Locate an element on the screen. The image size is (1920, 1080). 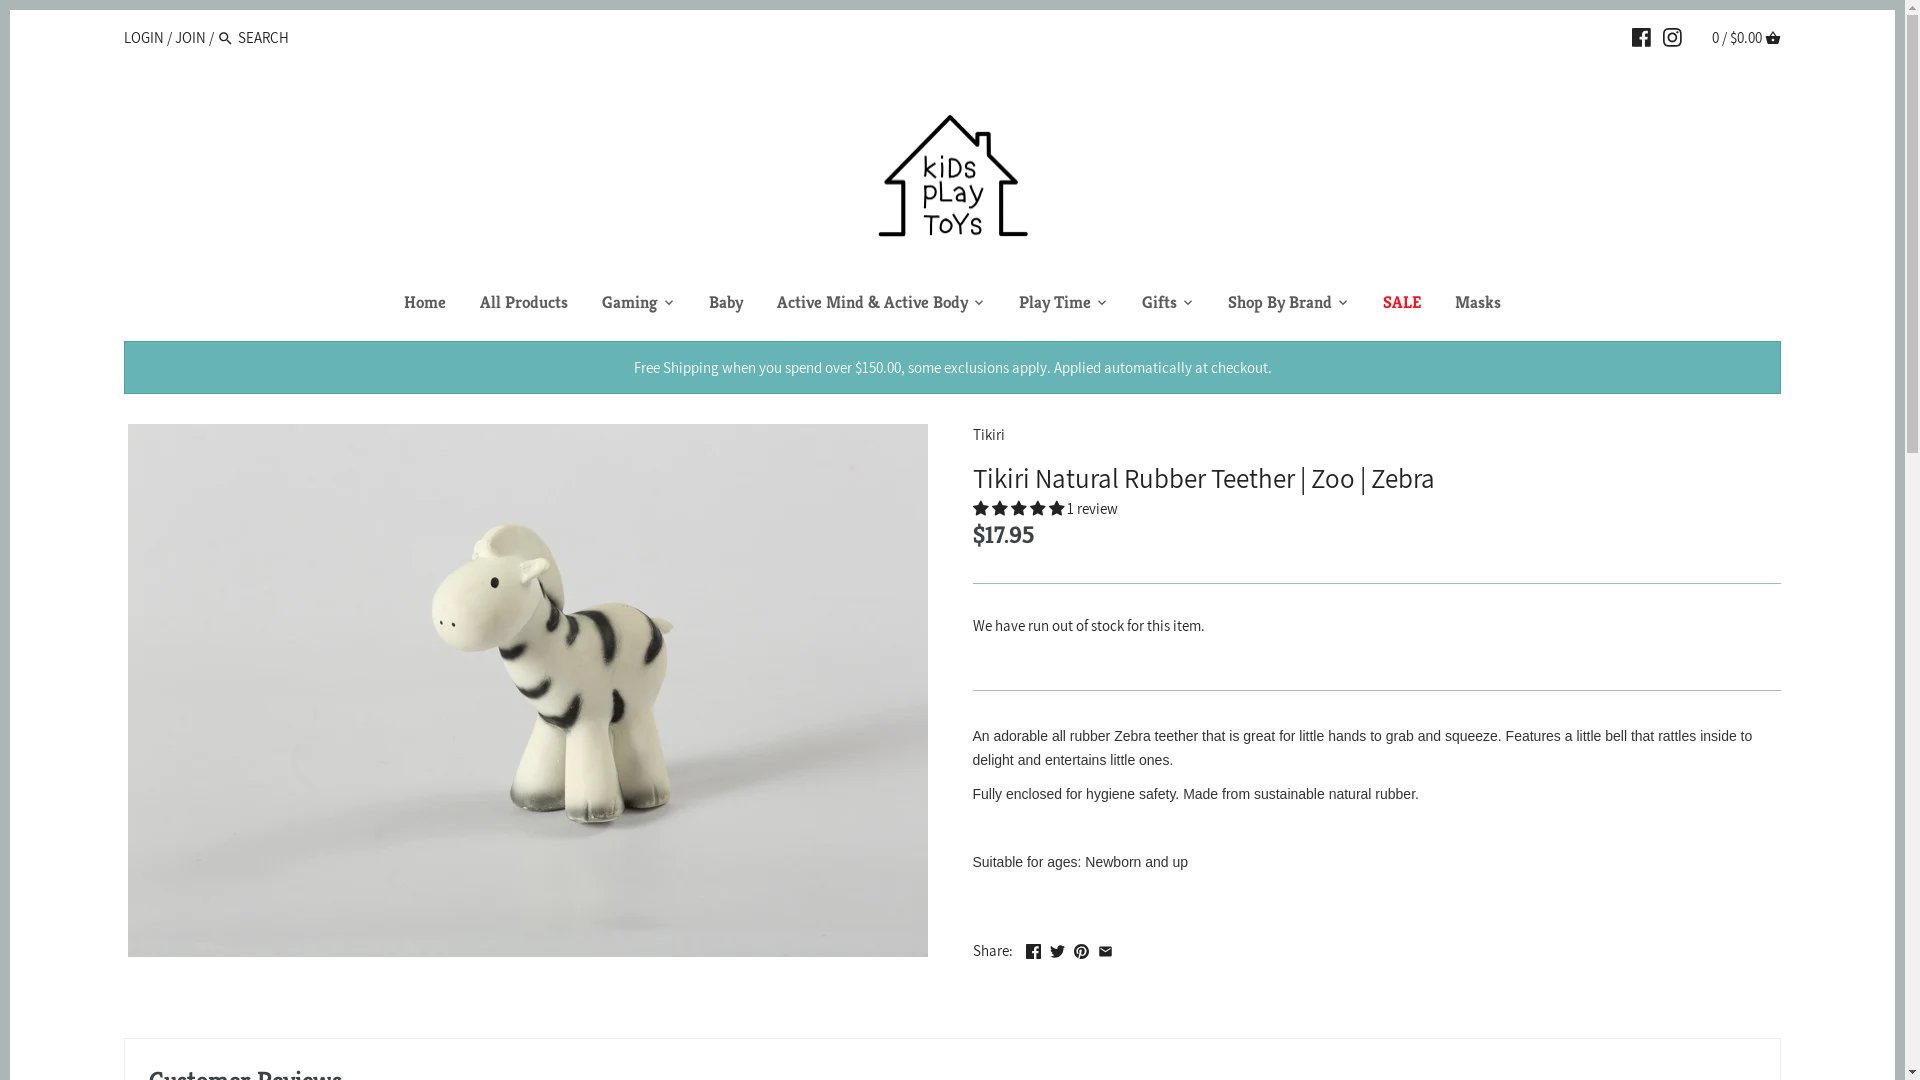
'FACEBOOK' is located at coordinates (1641, 37).